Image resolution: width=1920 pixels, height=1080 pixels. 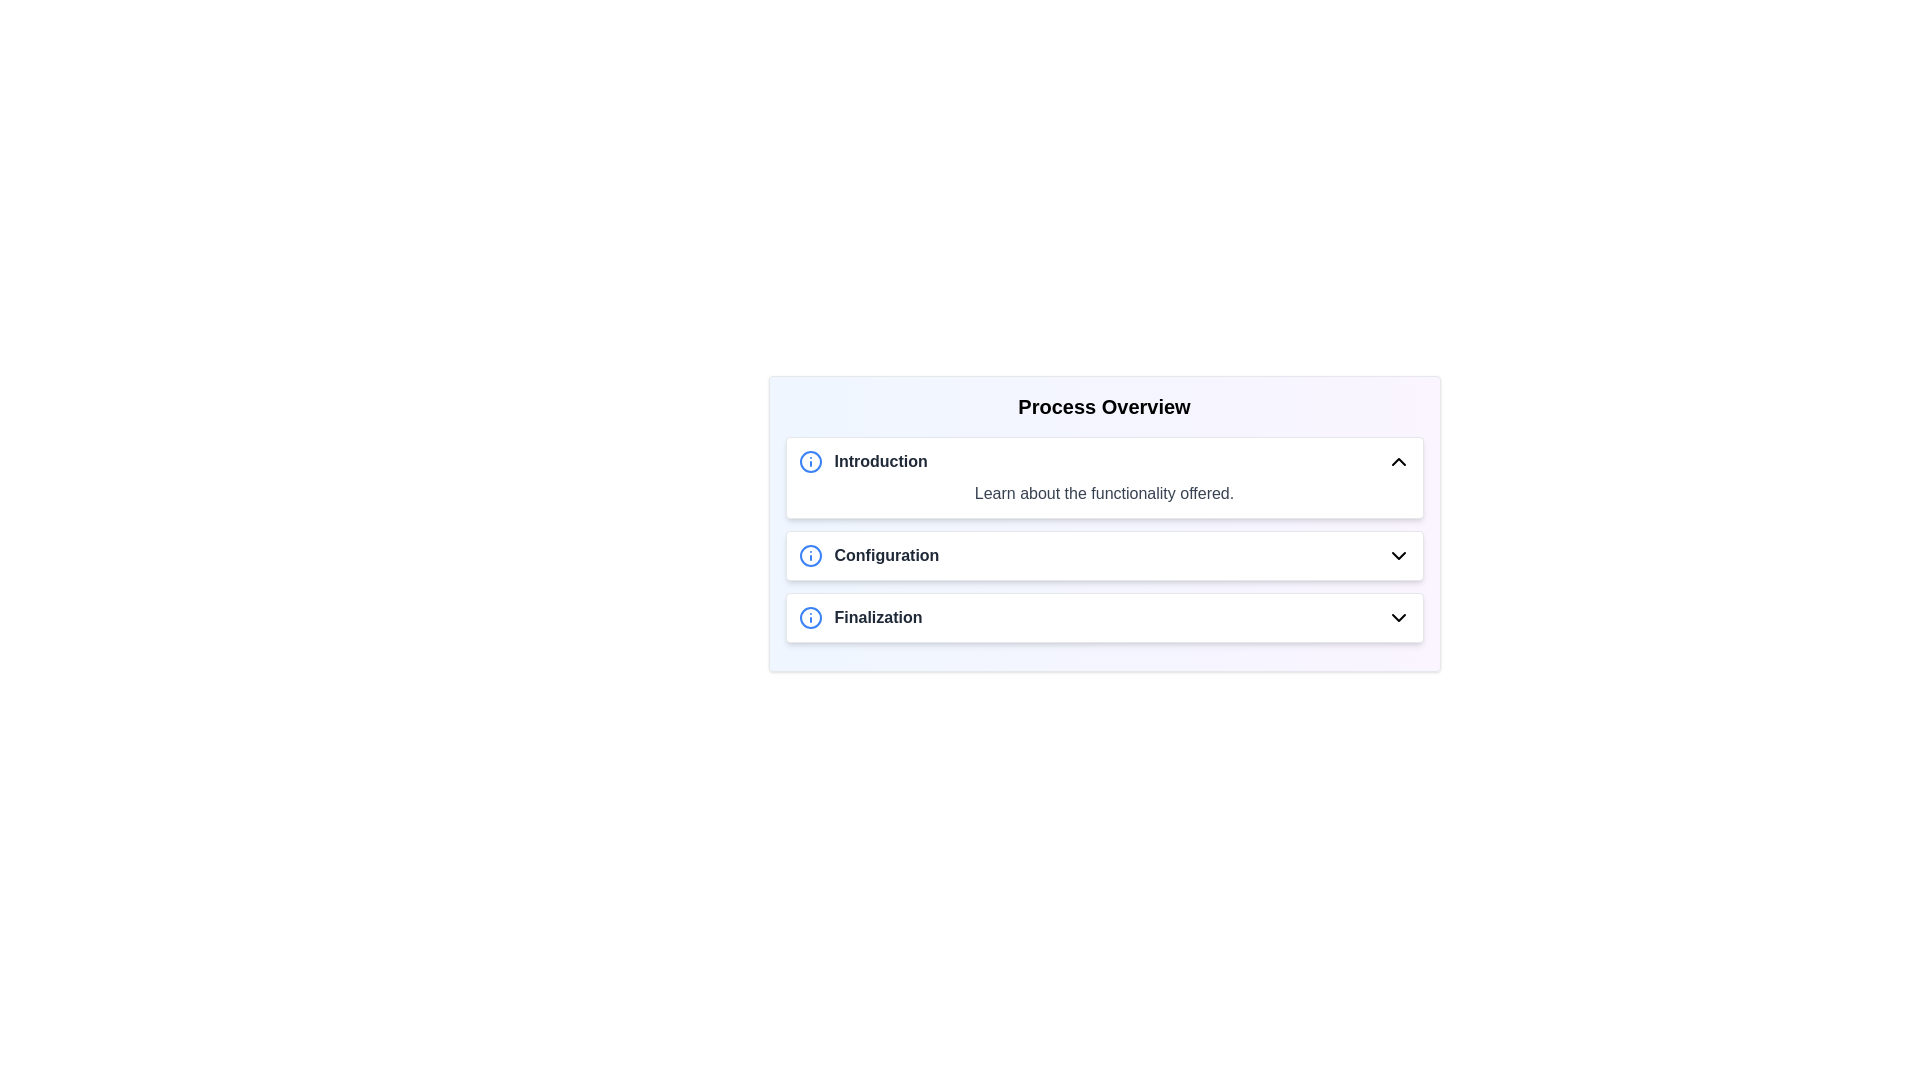 I want to click on the Circular SVG element with a blue stroke that outlines and surrounds other SVG elements in the interface, so click(x=810, y=616).